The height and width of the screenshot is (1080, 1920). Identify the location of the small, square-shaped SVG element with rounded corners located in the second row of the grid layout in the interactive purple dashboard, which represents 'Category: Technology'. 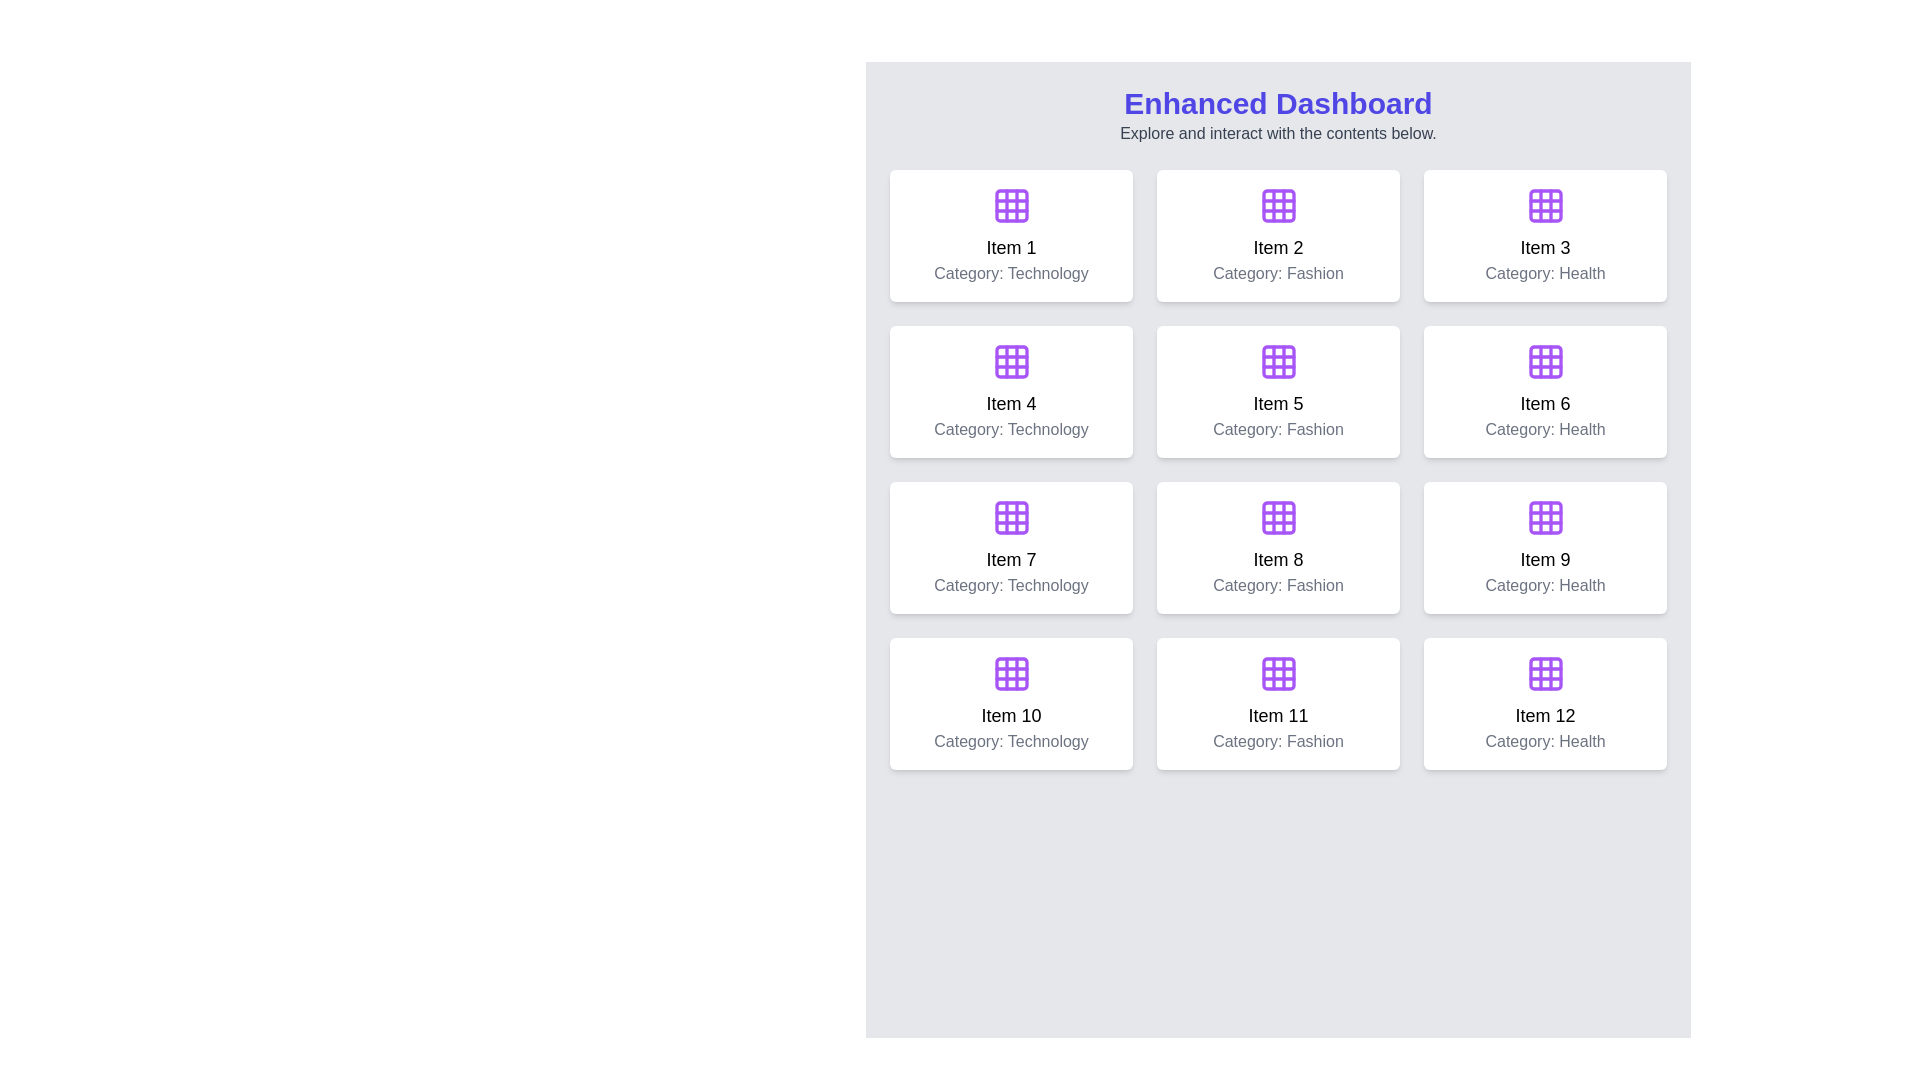
(1011, 362).